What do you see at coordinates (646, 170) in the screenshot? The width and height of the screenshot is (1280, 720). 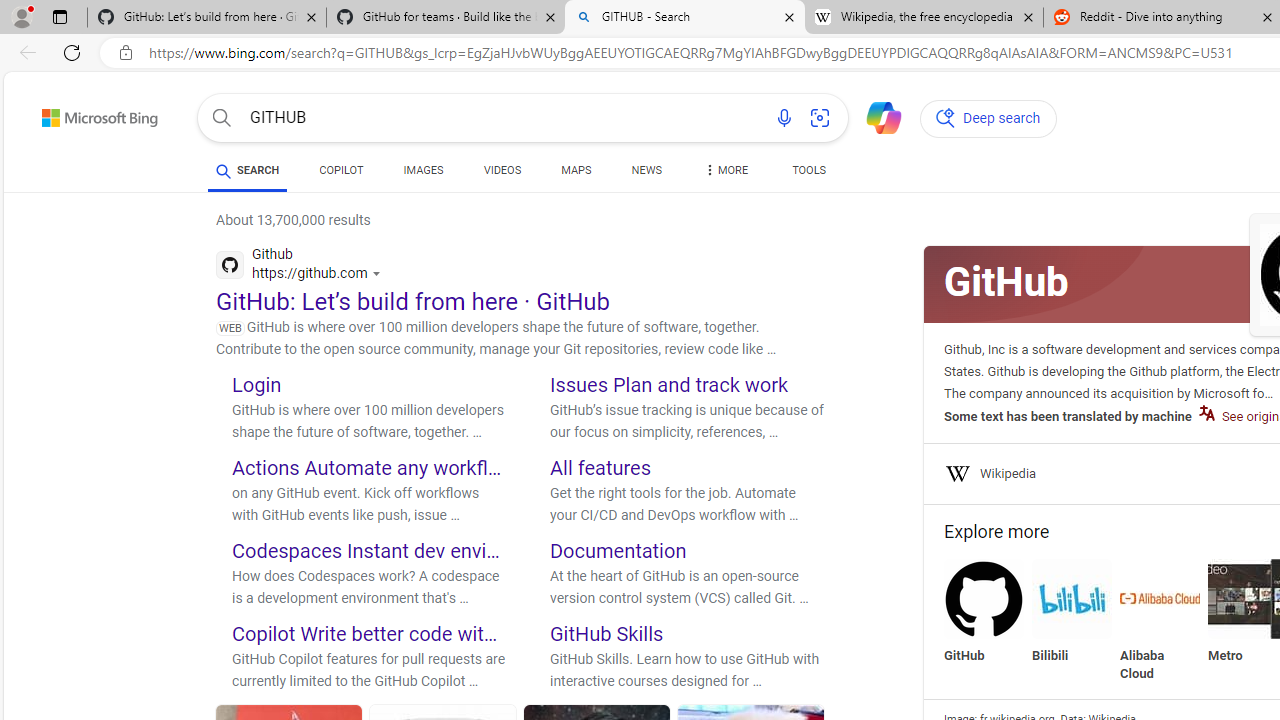 I see `'NEWS'` at bounding box center [646, 170].